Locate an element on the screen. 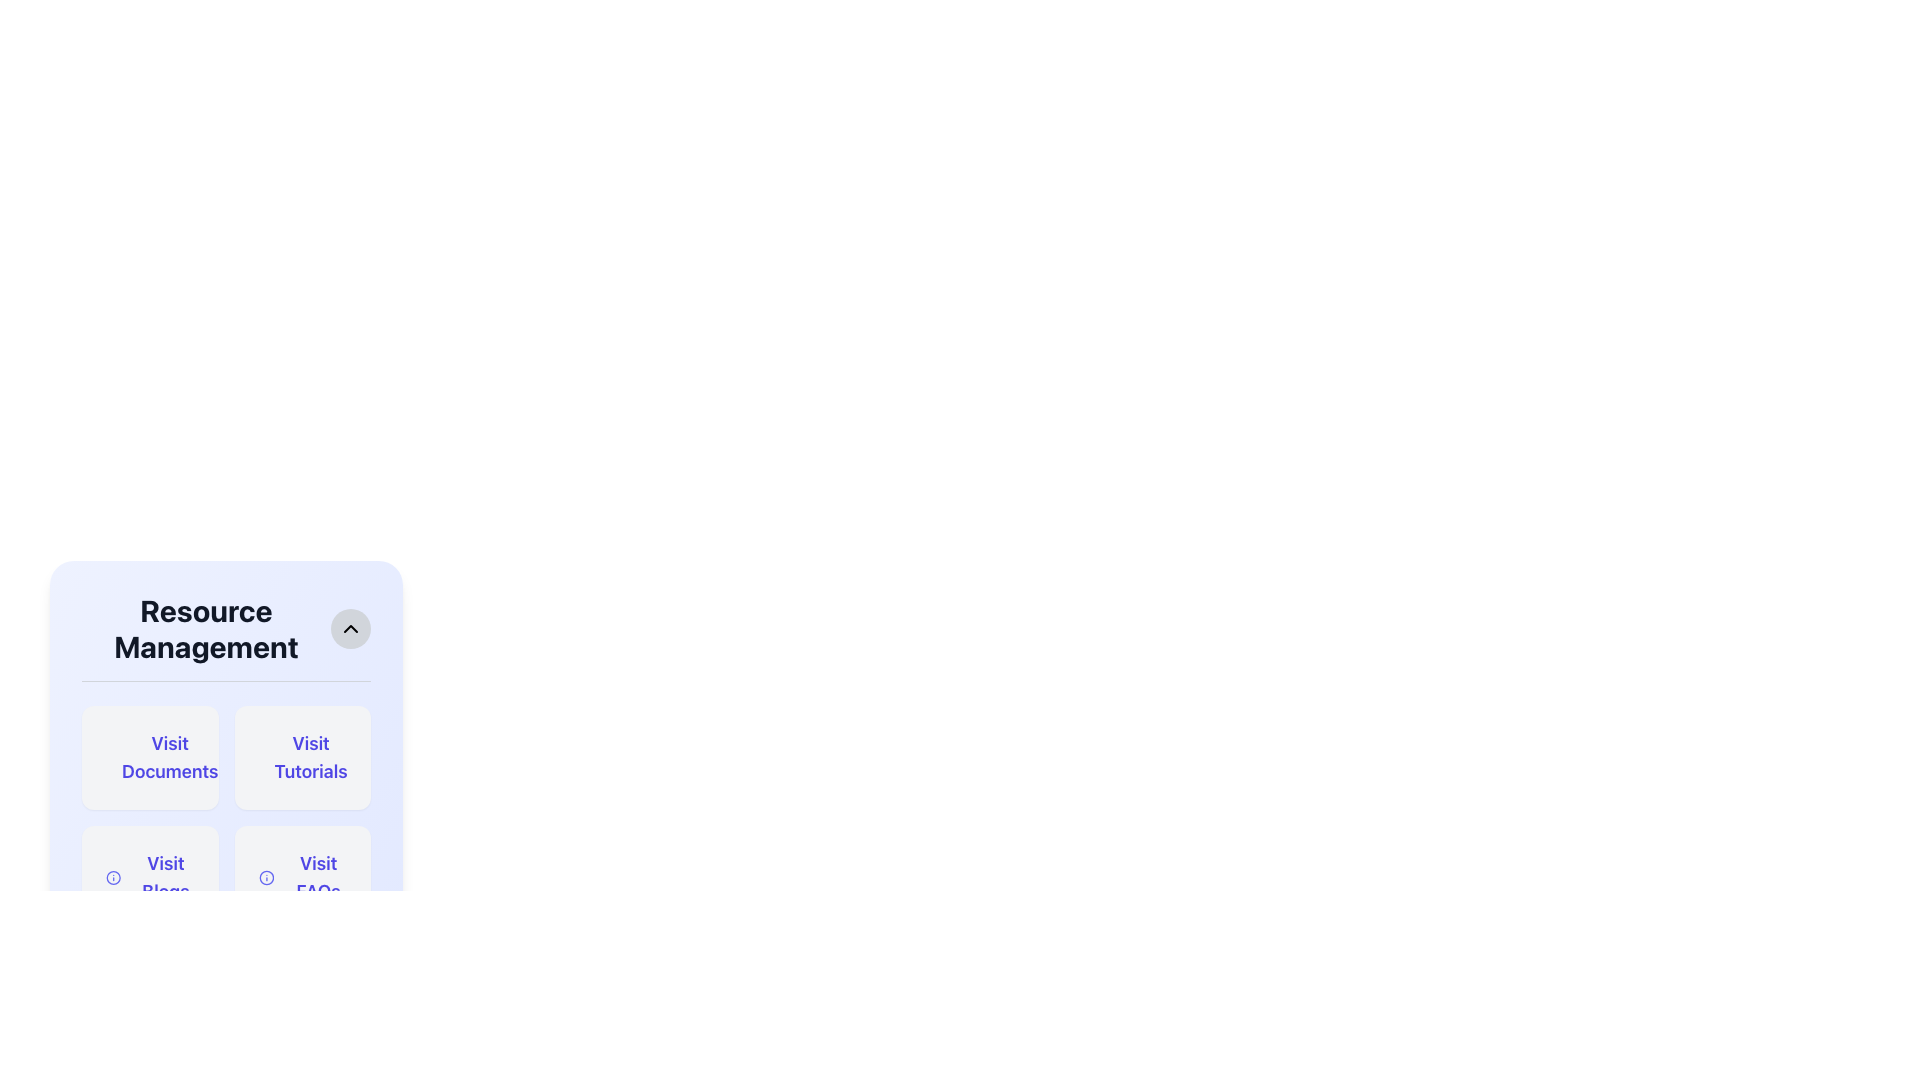 This screenshot has height=1080, width=1920. the circular SVG shape that serves as the outer ring of the information icon in the top left corner of the 'Resource Management' section, near the text 'Visit Blogs' is located at coordinates (265, 877).